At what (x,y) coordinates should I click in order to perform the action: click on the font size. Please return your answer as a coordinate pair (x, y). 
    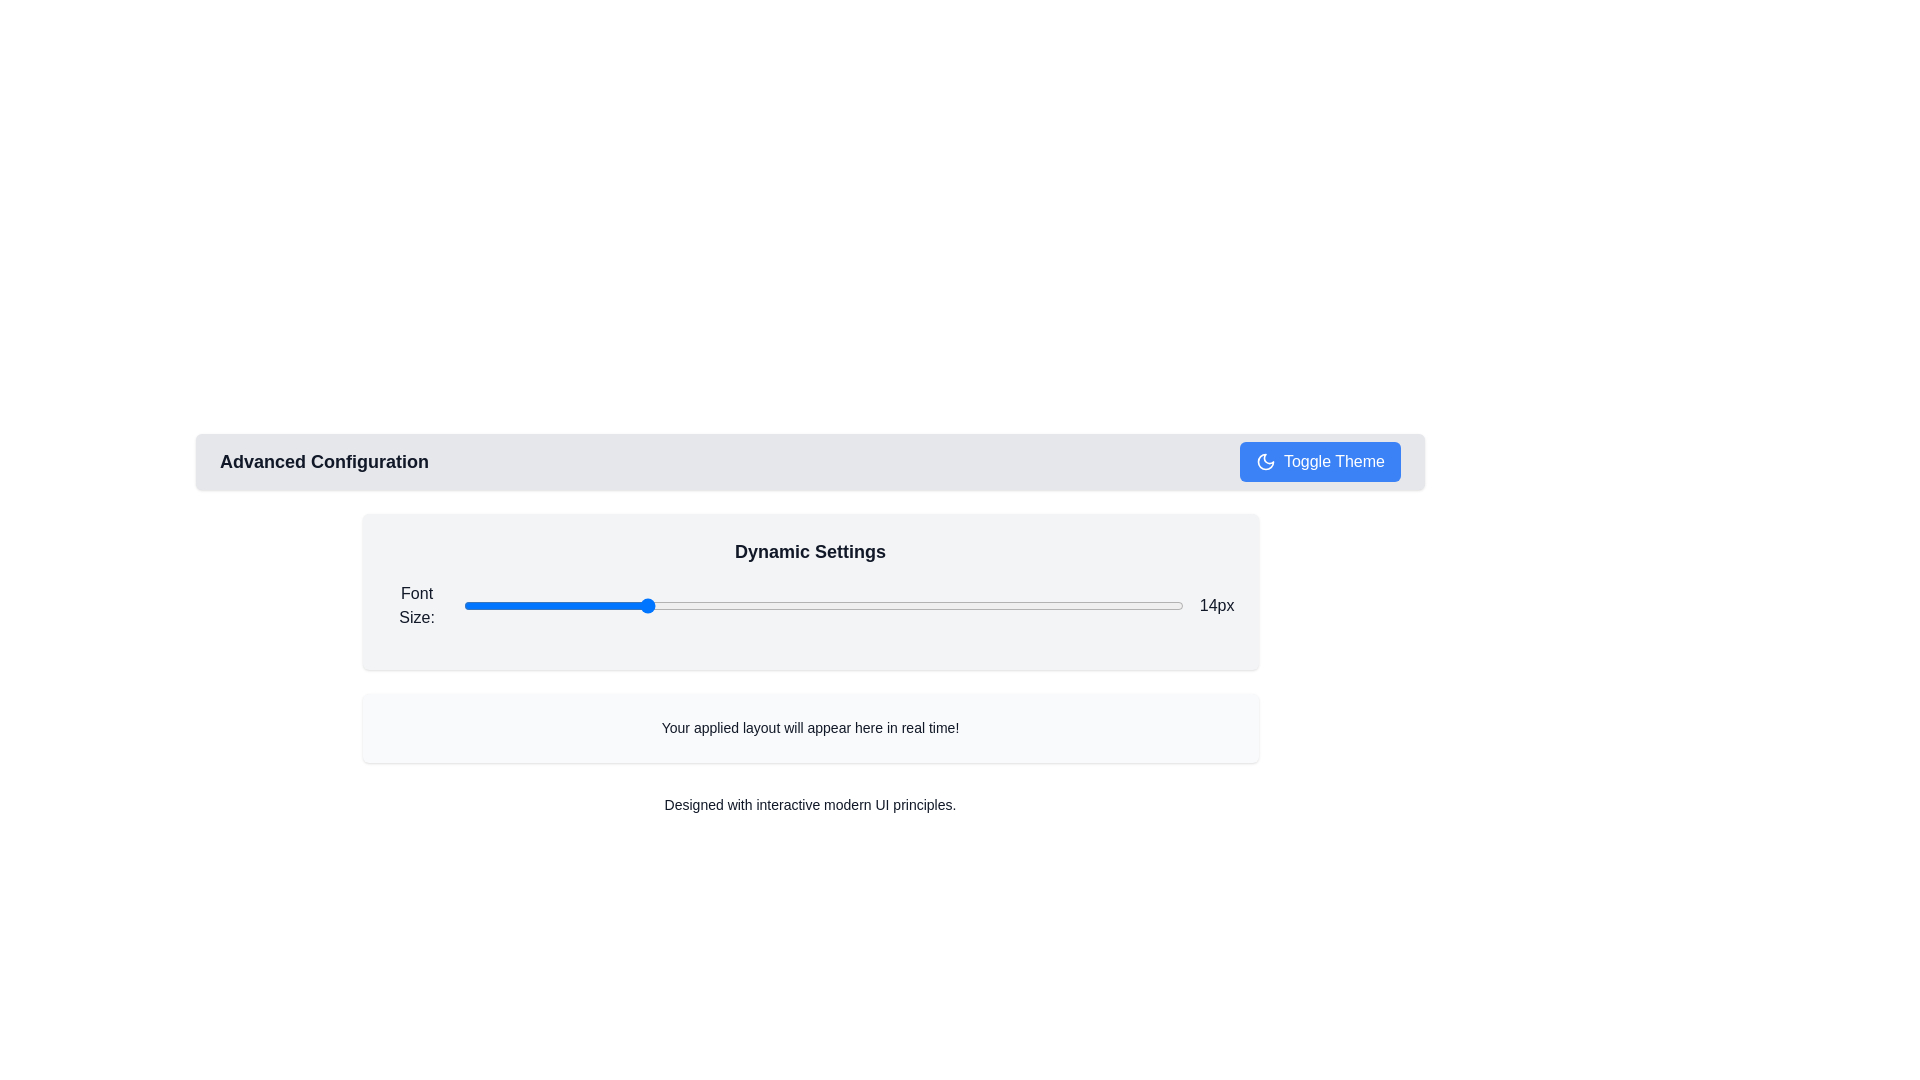
    Looking at the image, I should click on (1092, 604).